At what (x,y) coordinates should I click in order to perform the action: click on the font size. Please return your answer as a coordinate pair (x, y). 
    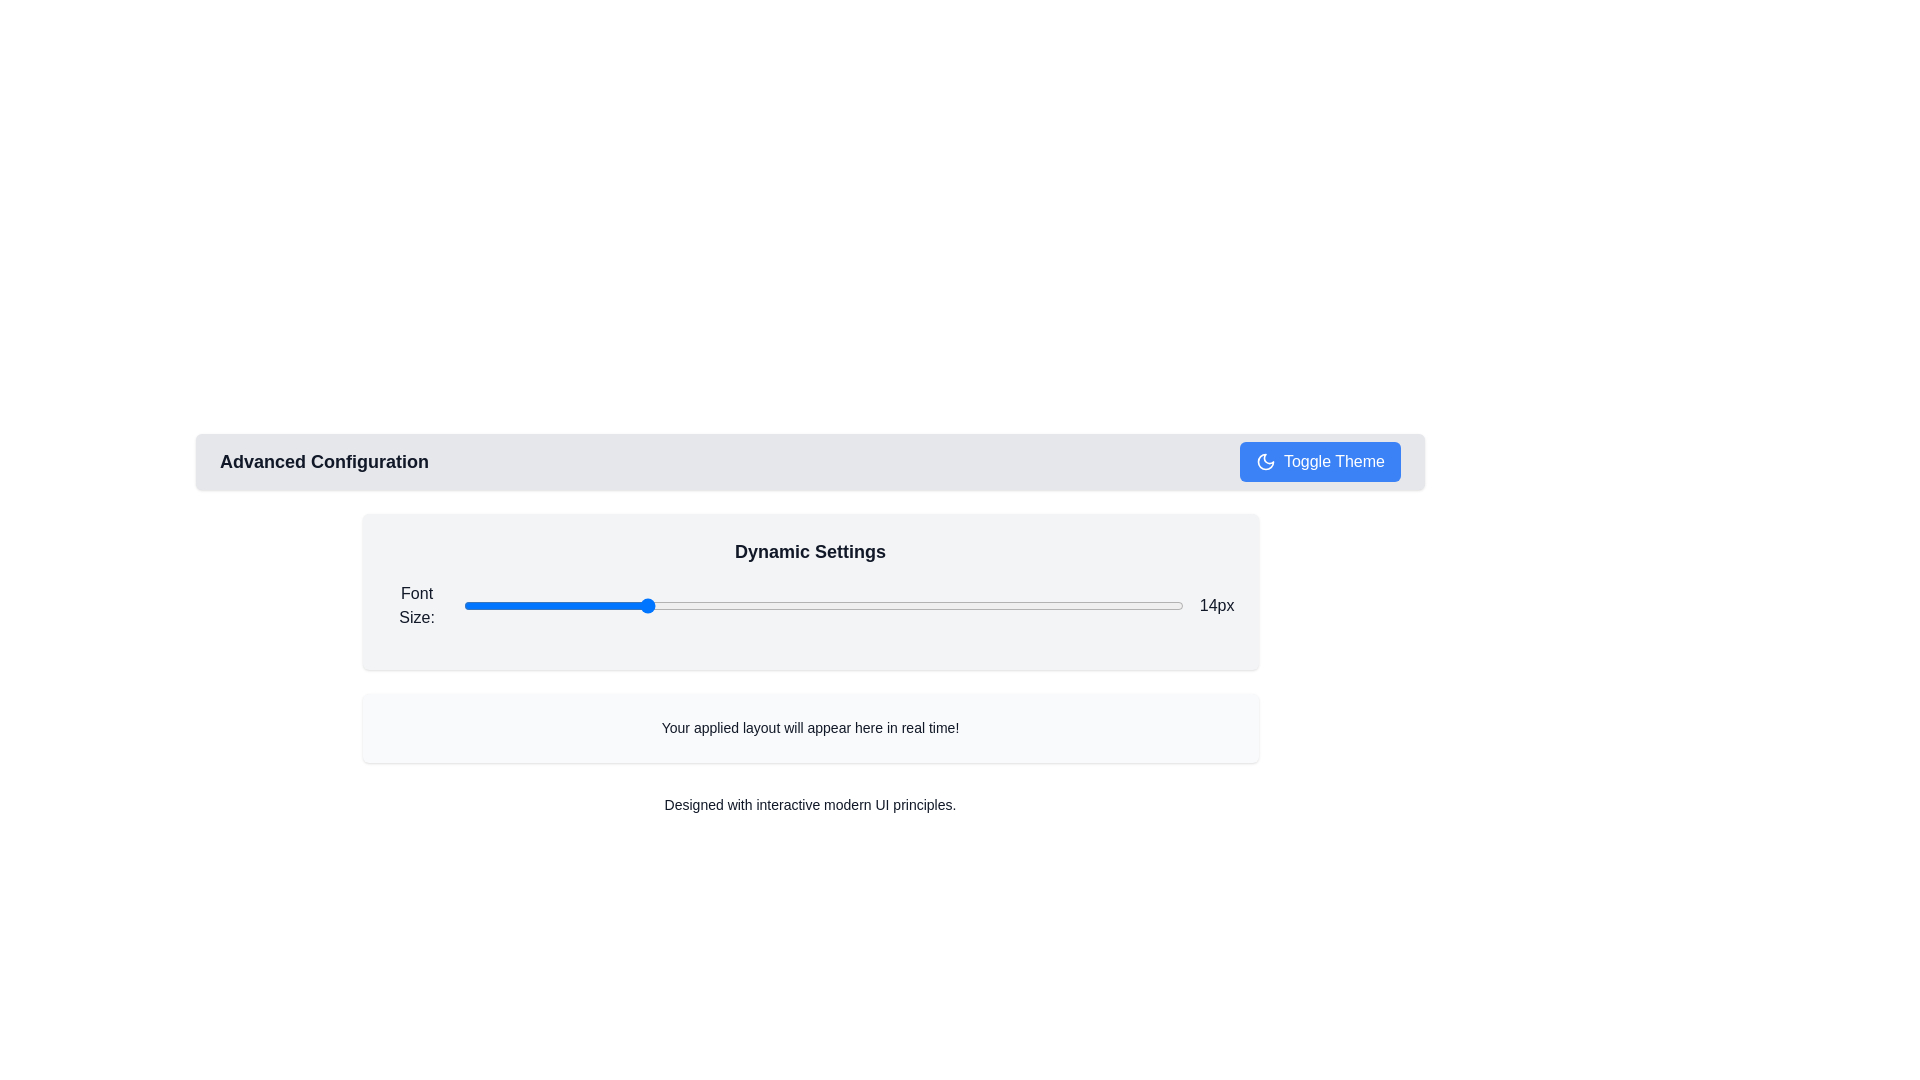
    Looking at the image, I should click on (1092, 604).